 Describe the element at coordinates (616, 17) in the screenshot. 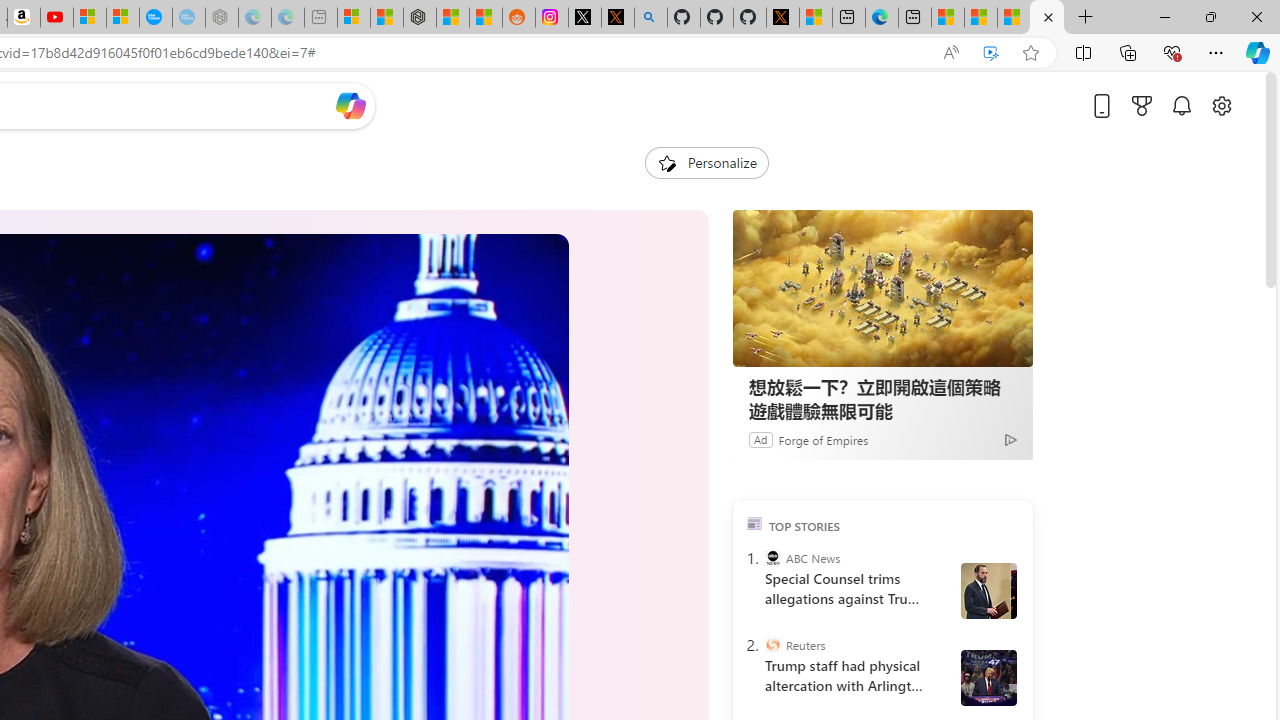

I see `'help.x.com | 524: A timeout occurred'` at that location.